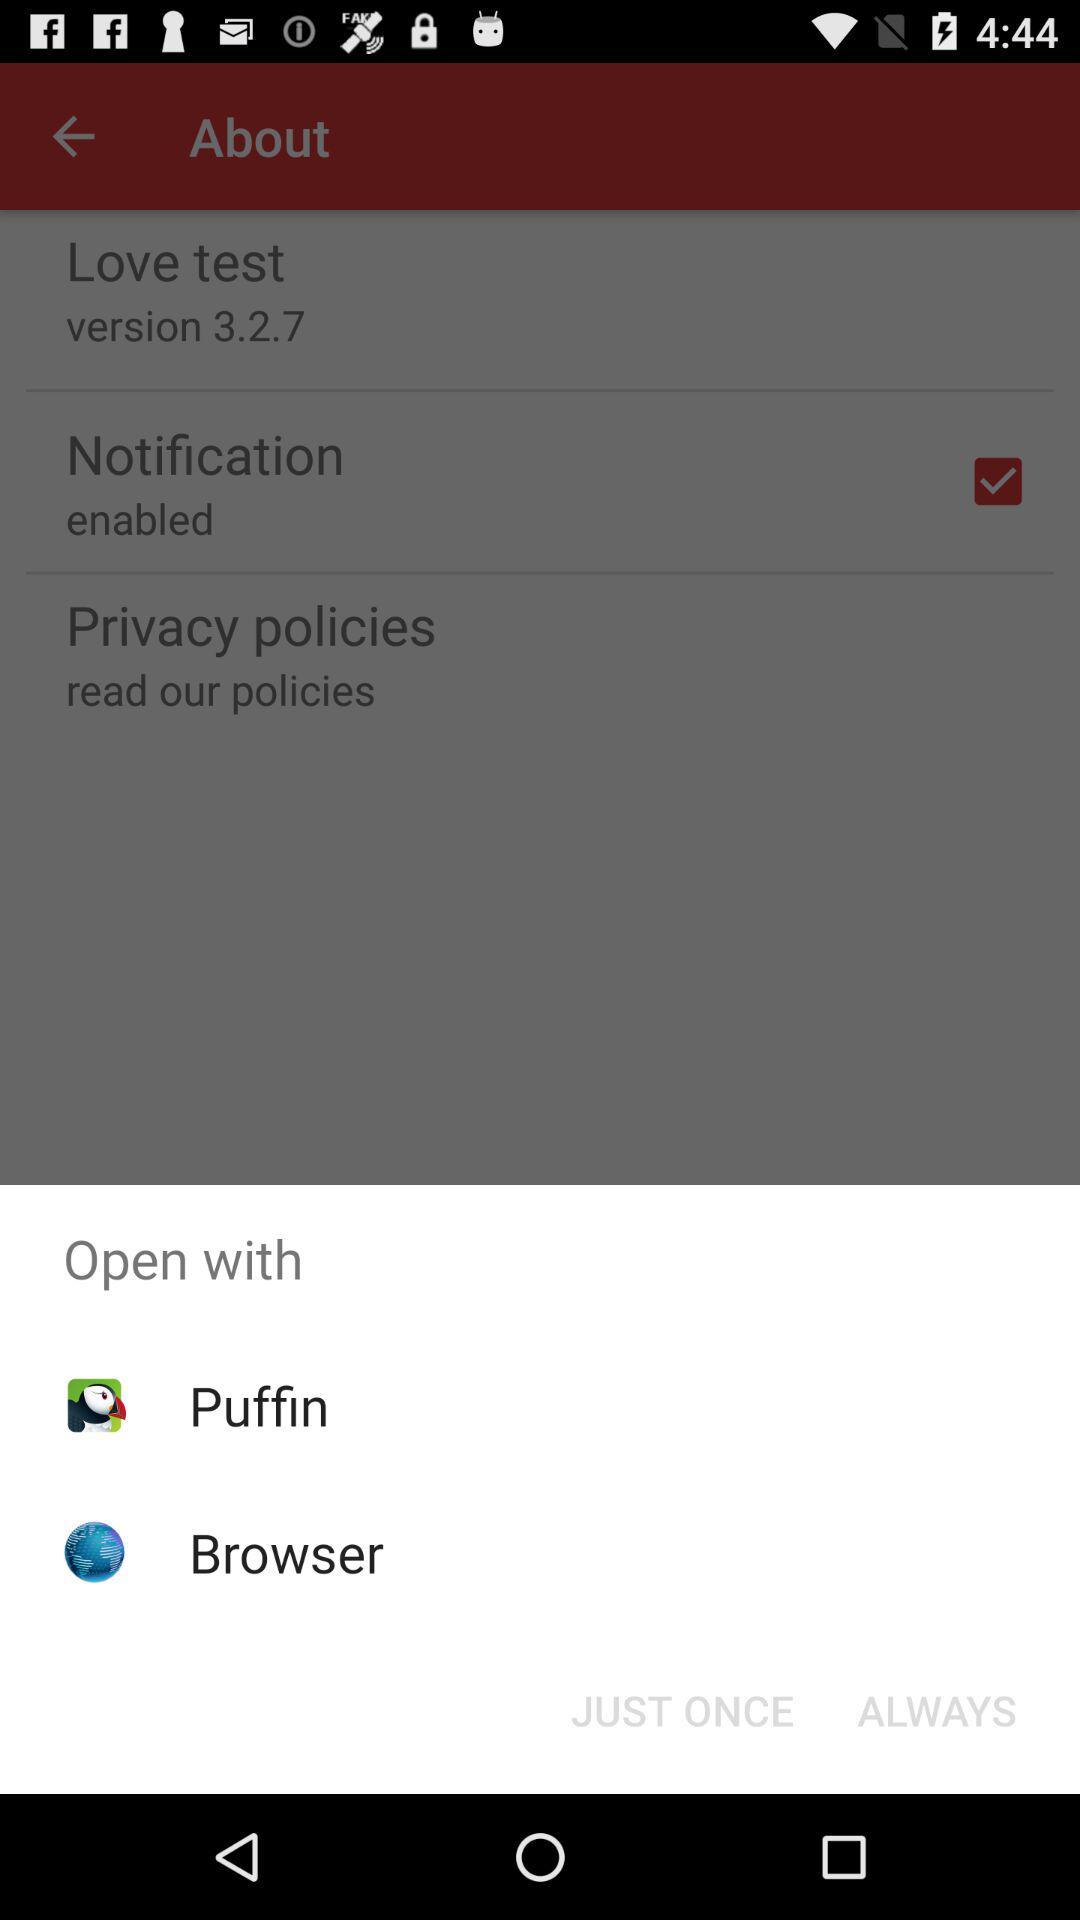  What do you see at coordinates (681, 1708) in the screenshot?
I see `the just once item` at bounding box center [681, 1708].